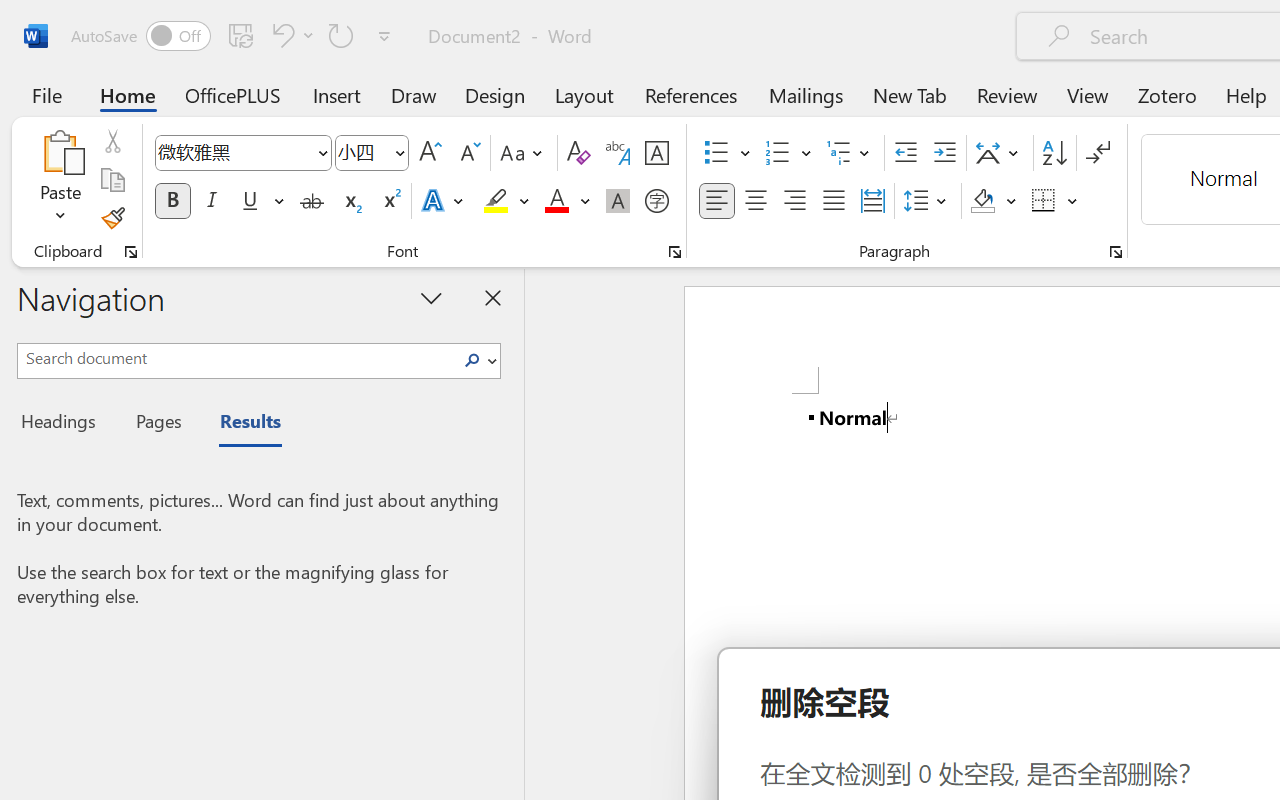  I want to click on 'Paste', so click(60, 151).